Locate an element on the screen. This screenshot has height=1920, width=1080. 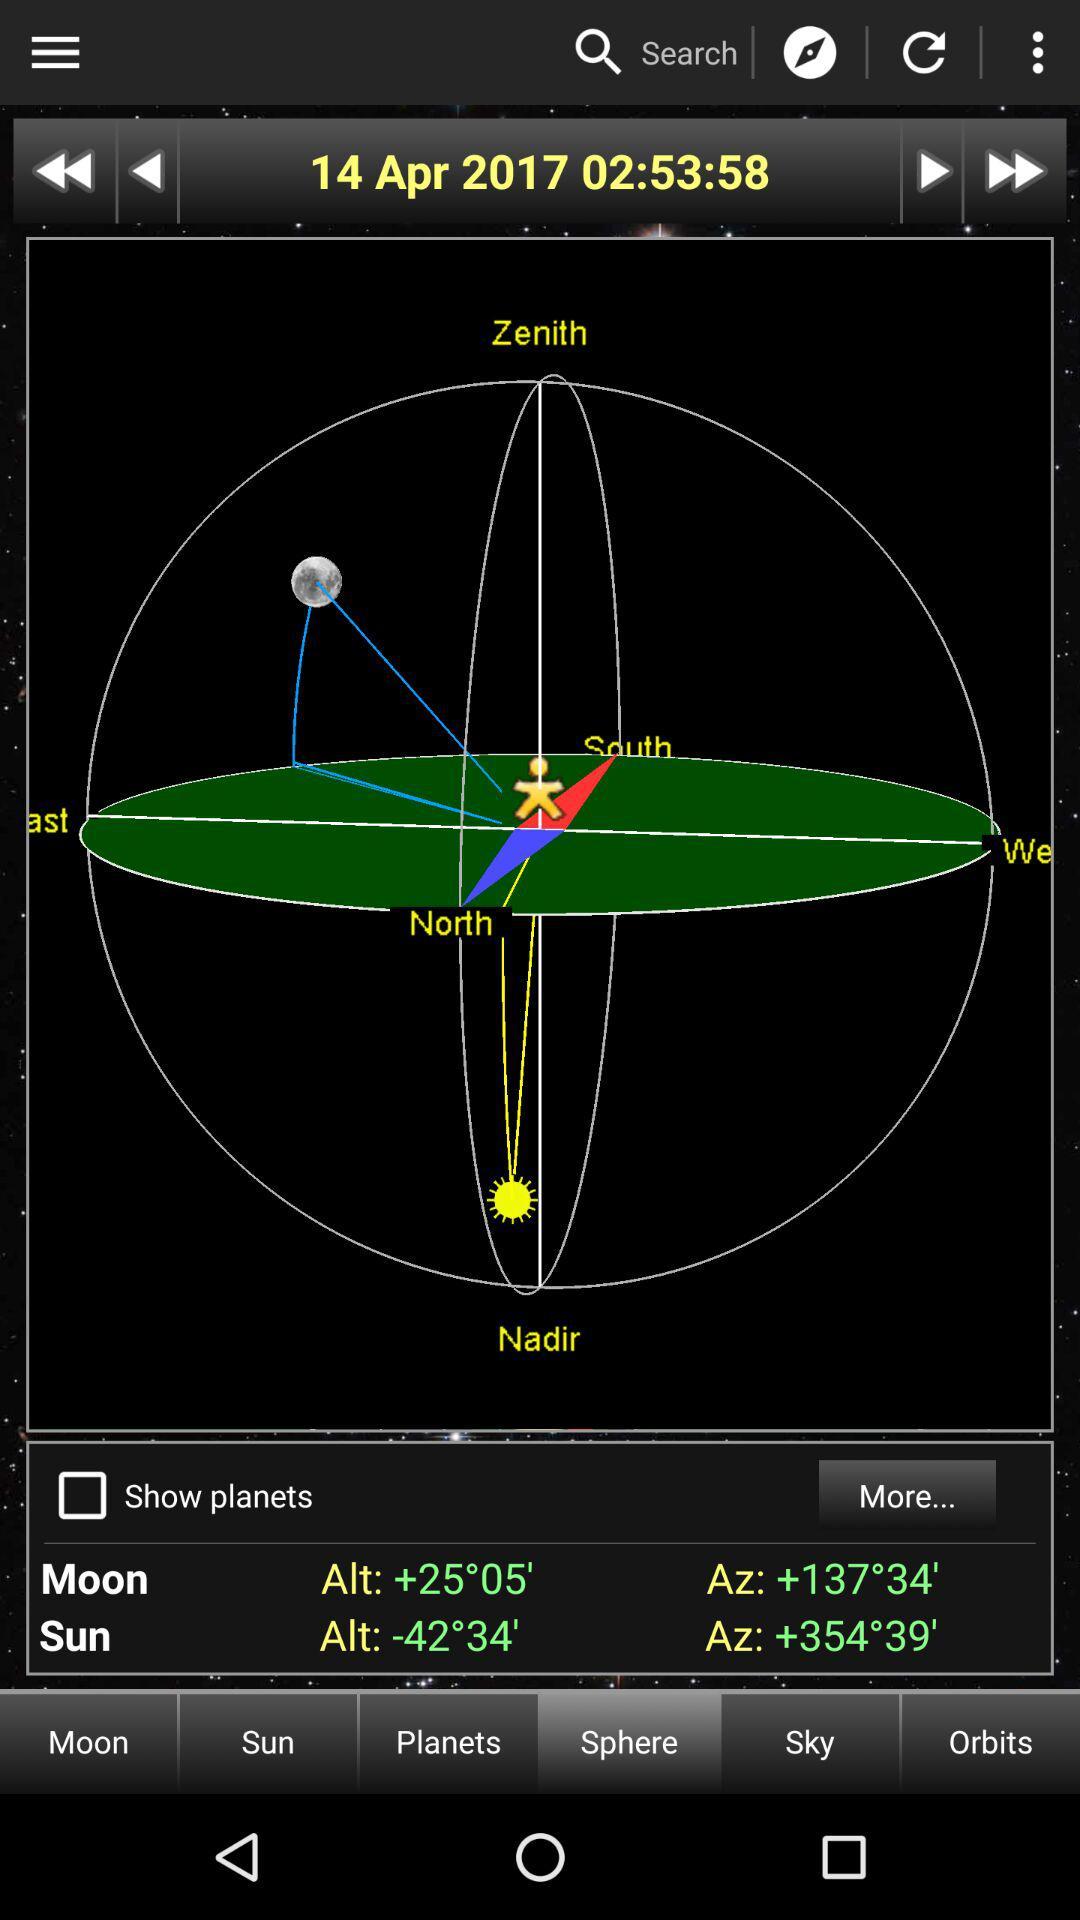
search is located at coordinates (598, 52).